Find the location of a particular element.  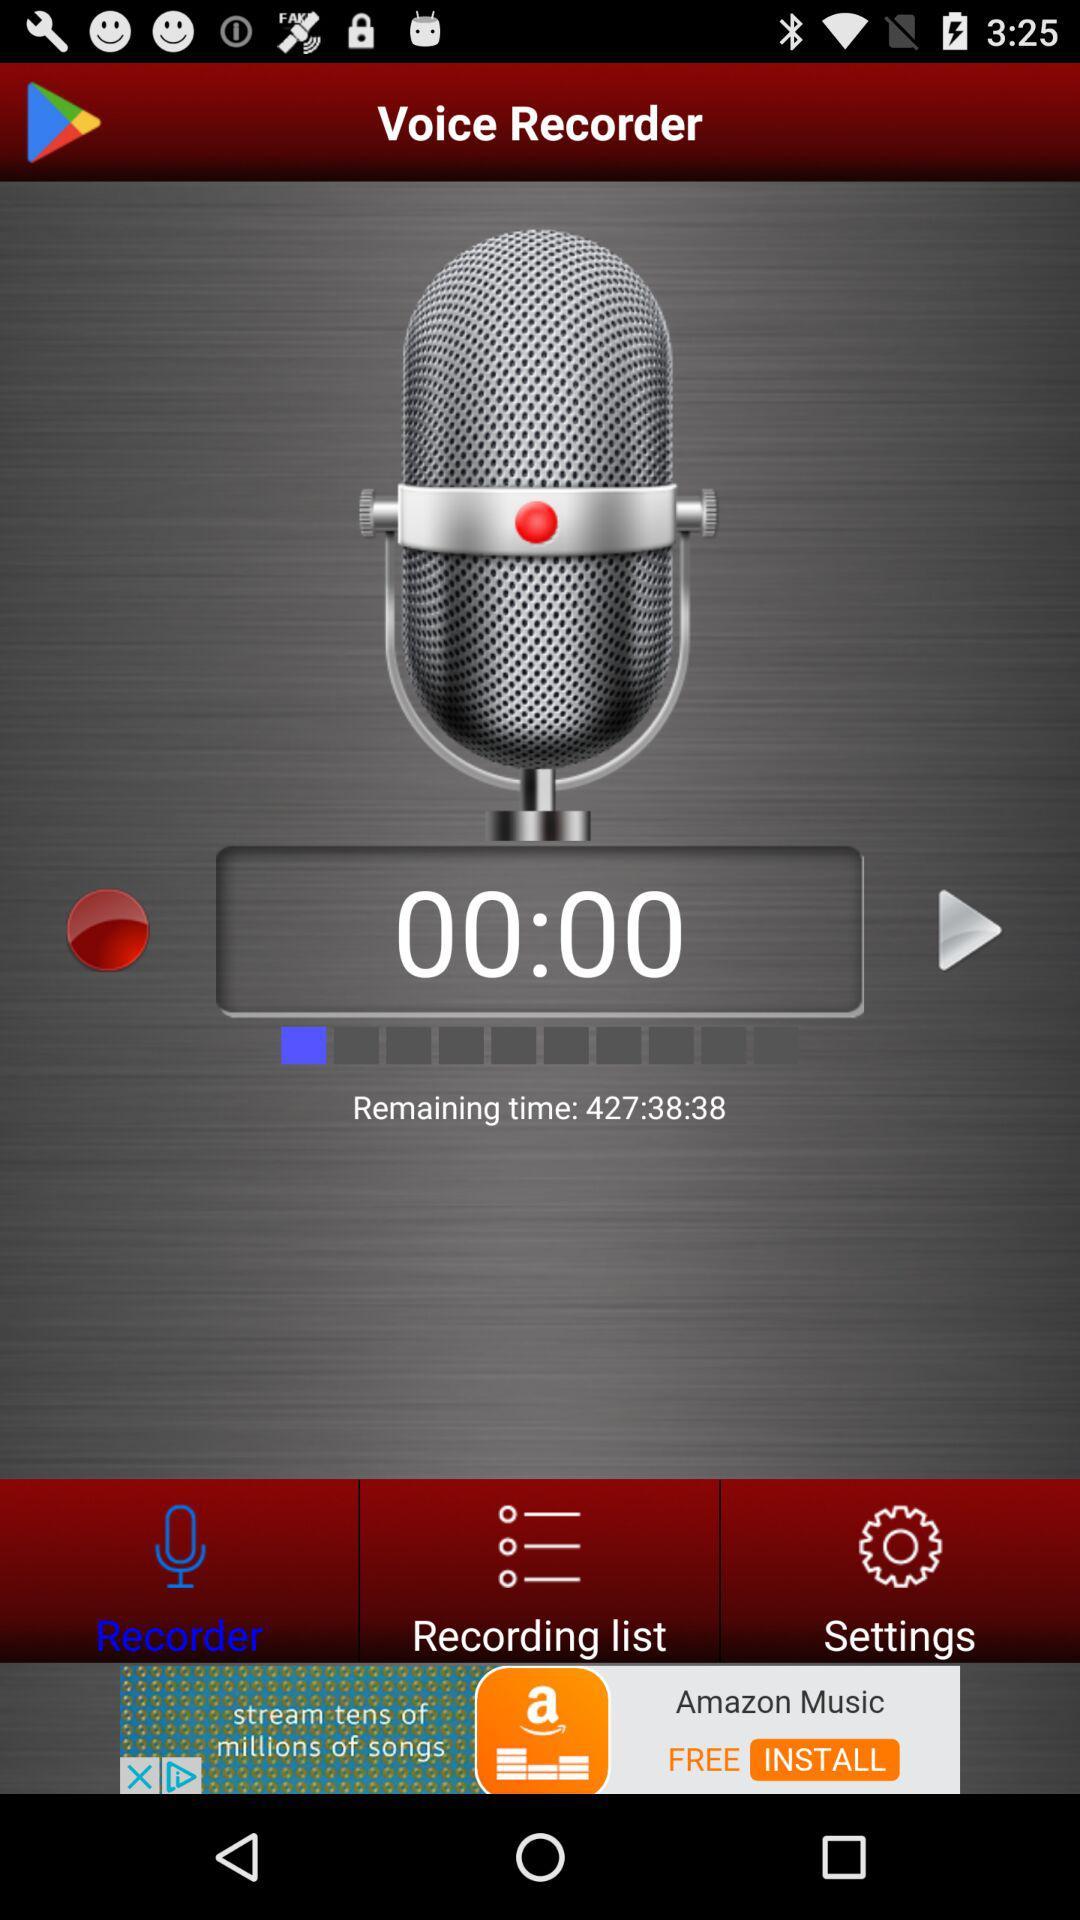

play is located at coordinates (971, 929).